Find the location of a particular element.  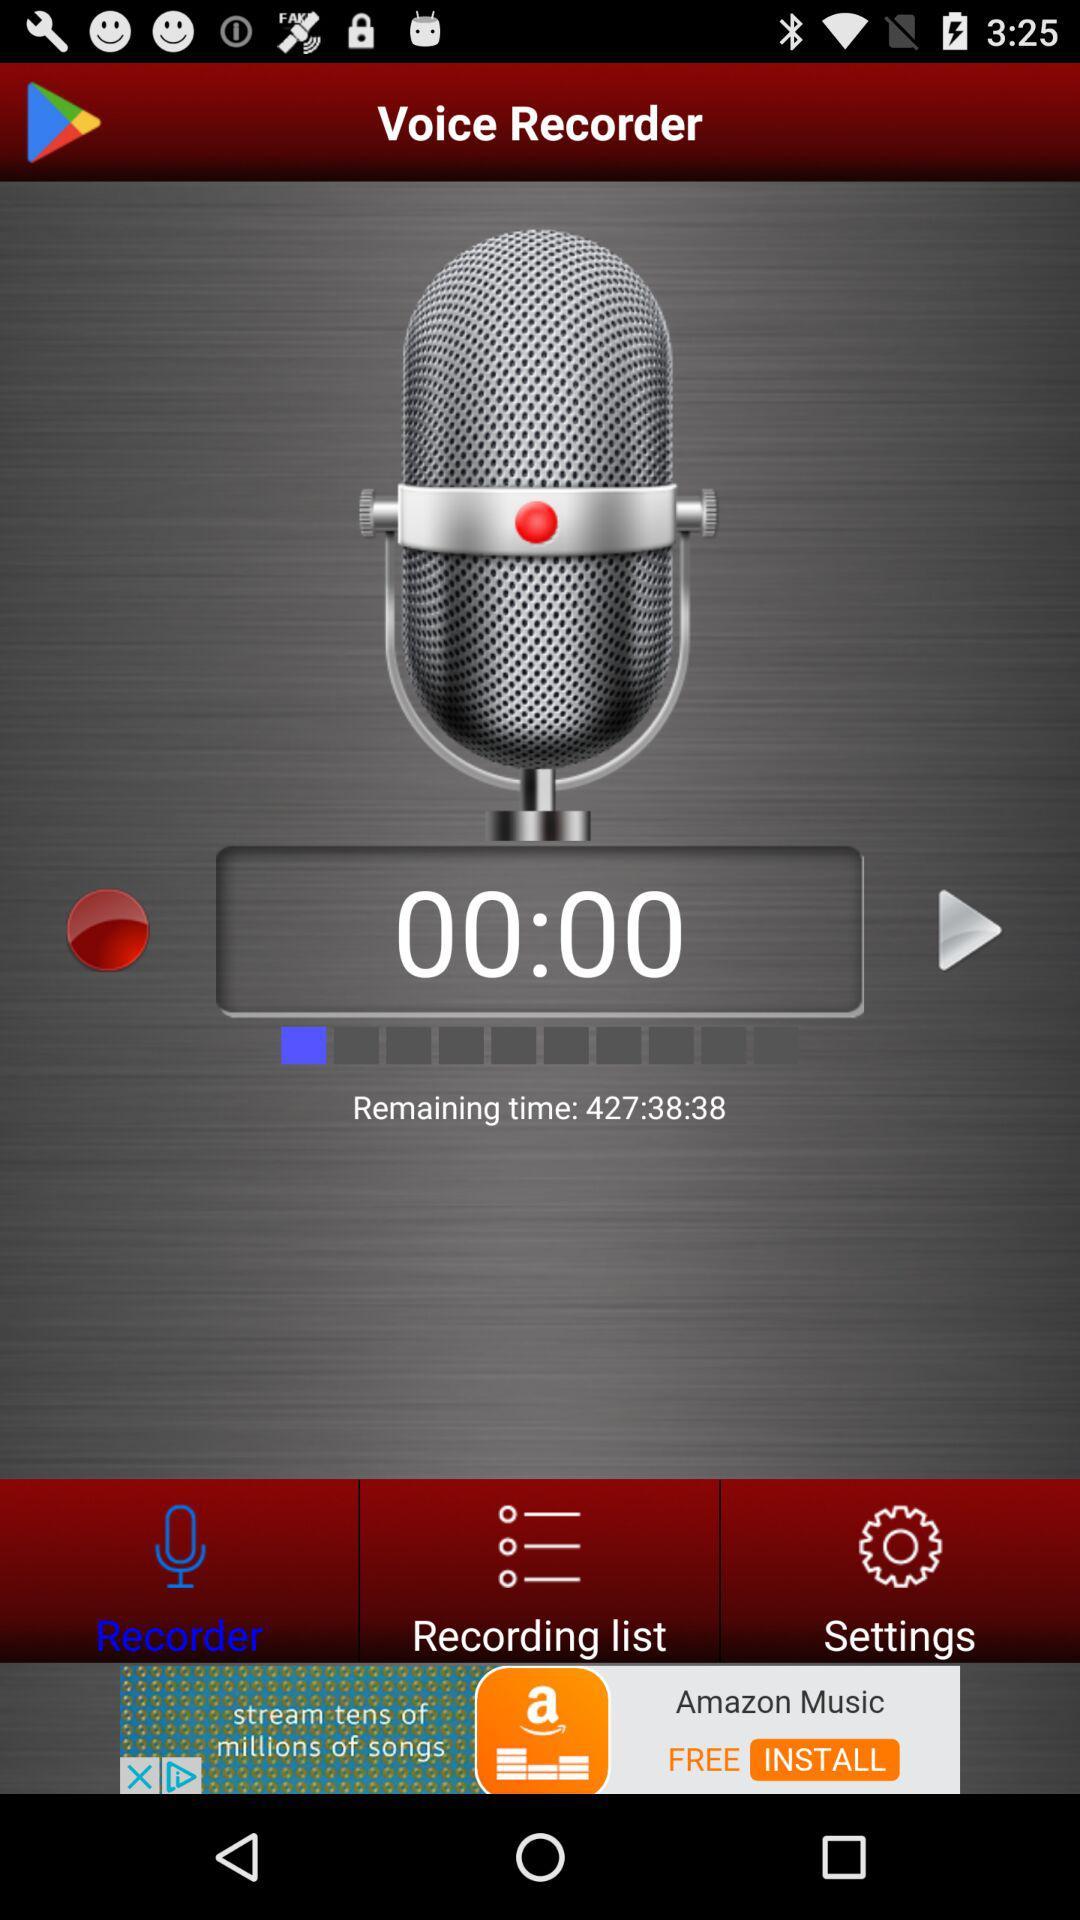

play is located at coordinates (971, 929).